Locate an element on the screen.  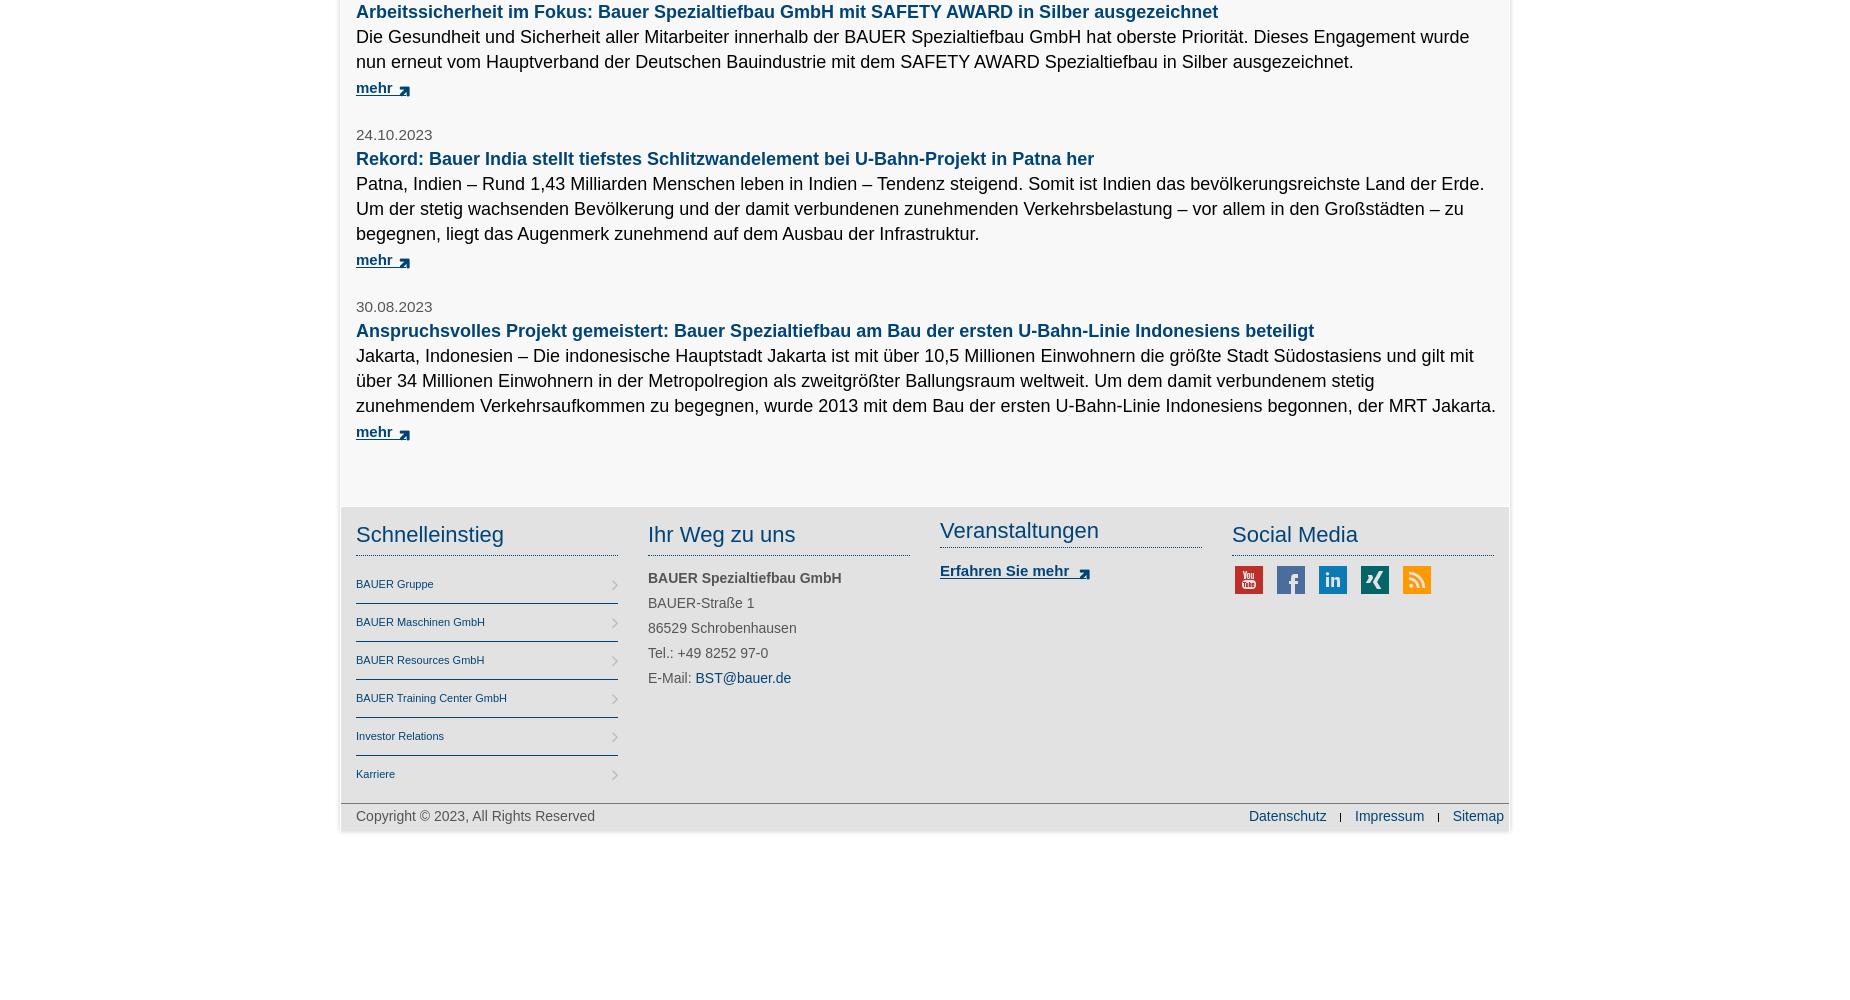
'Erfahren Sie mehr' is located at coordinates (938, 569).